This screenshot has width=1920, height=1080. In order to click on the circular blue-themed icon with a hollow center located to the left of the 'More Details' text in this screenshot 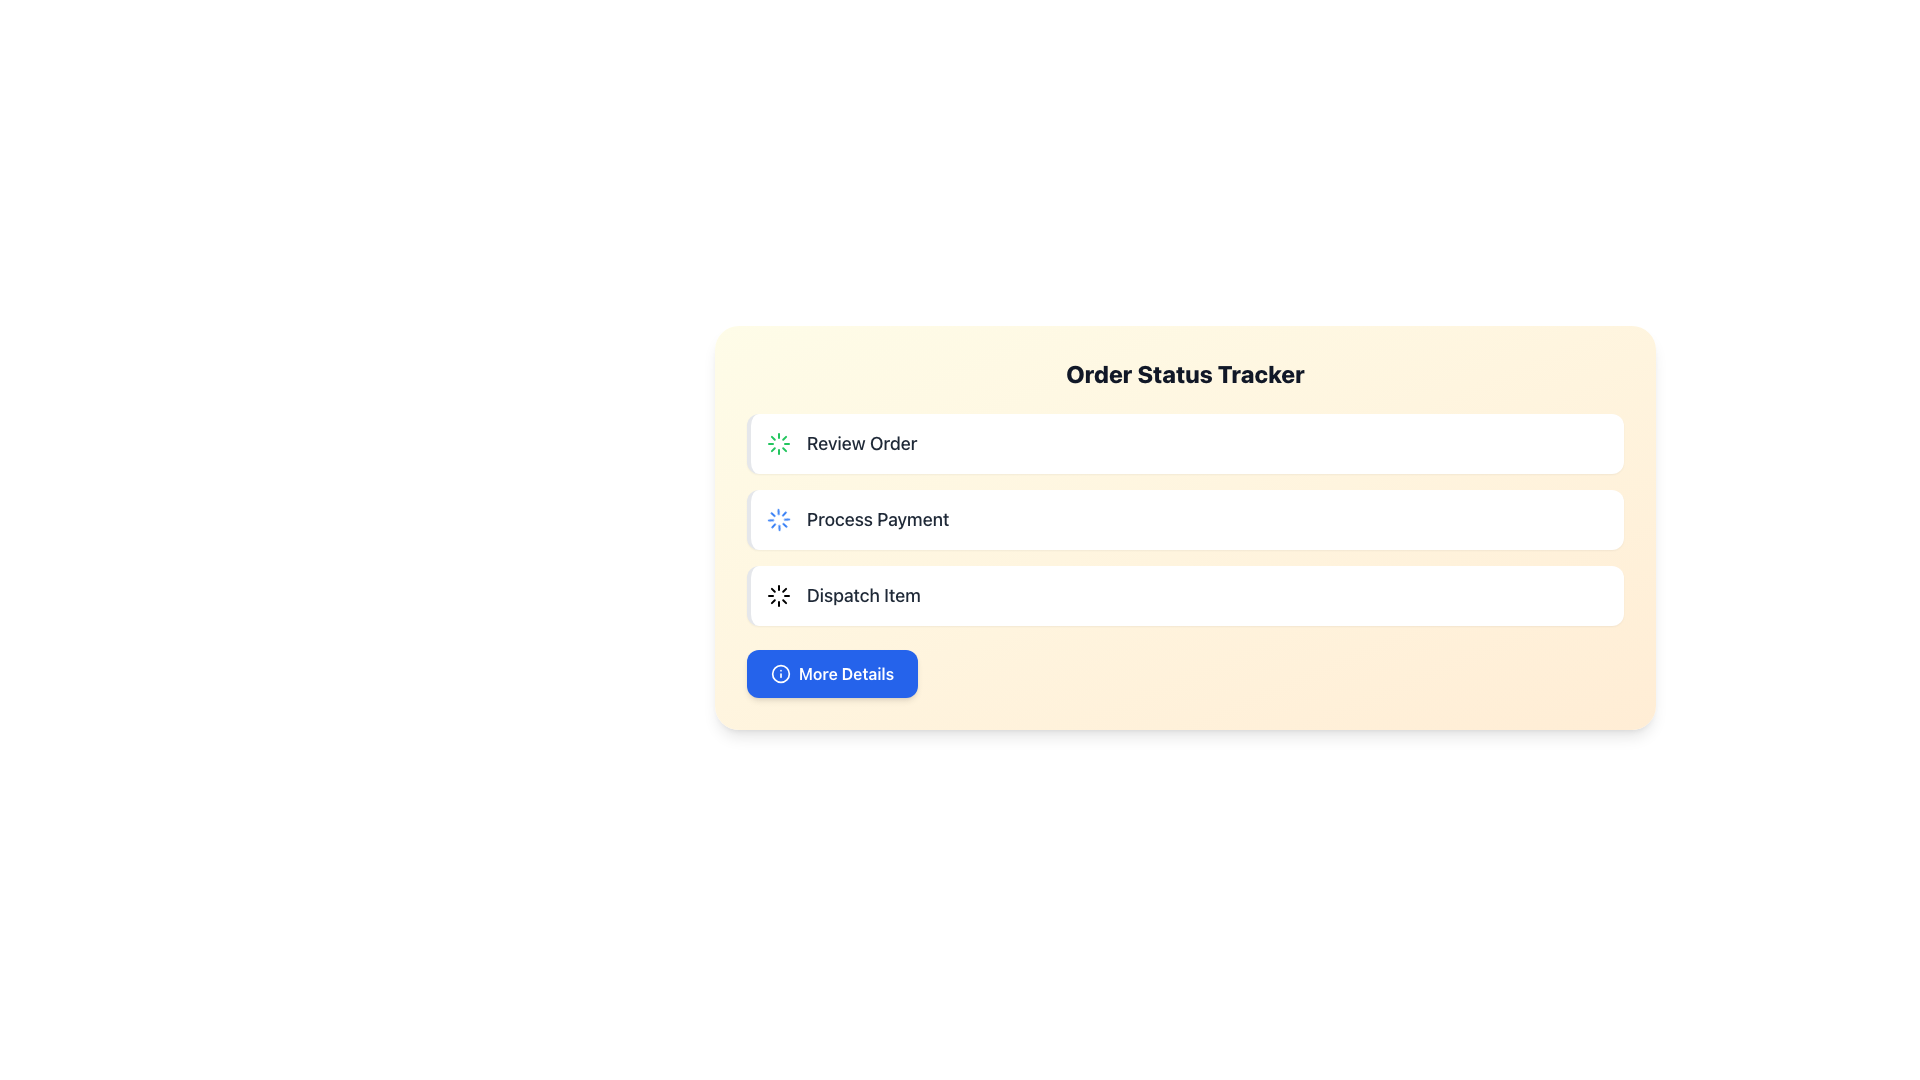, I will do `click(780, 674)`.